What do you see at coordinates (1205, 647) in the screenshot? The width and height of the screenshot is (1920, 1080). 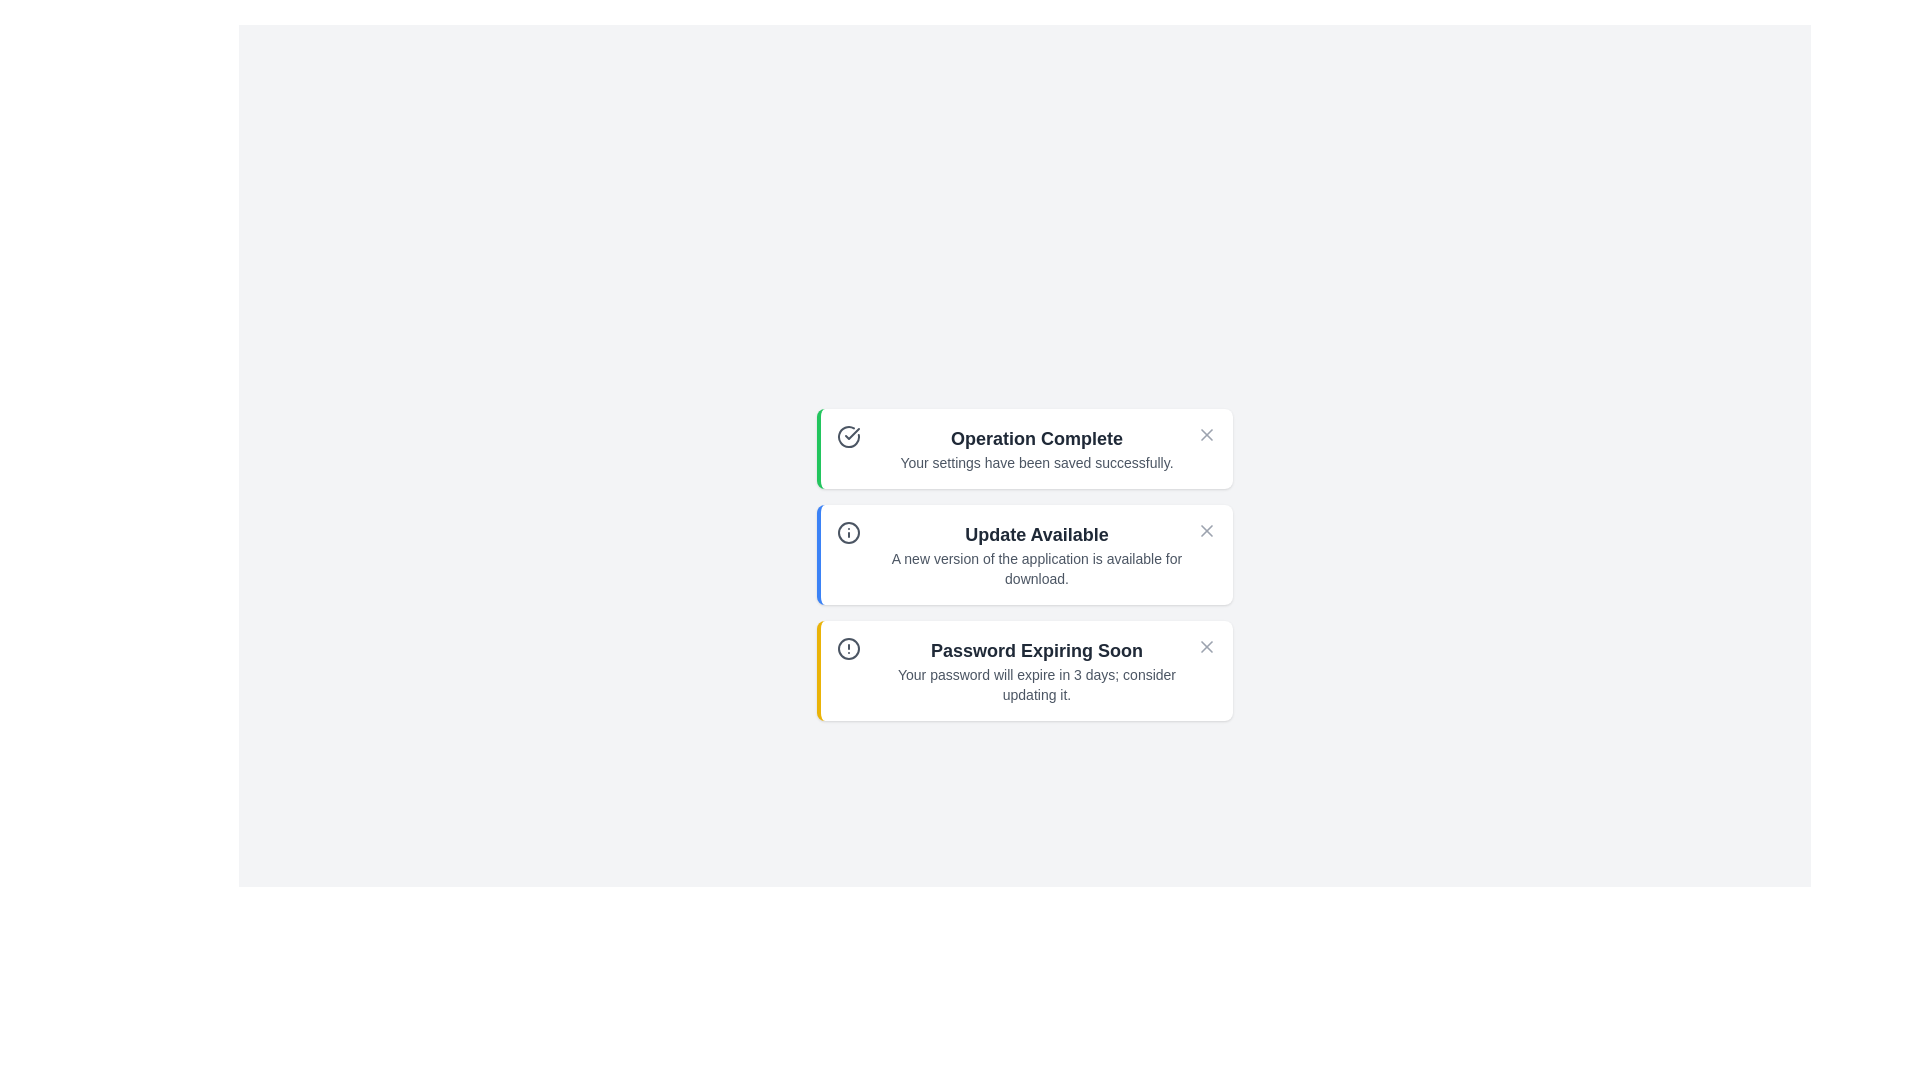 I see `the close button icon represented by a diagonal cross located in the bottom-right corner of the third notification panel displaying 'Password Expiring Soon.'` at bounding box center [1205, 647].